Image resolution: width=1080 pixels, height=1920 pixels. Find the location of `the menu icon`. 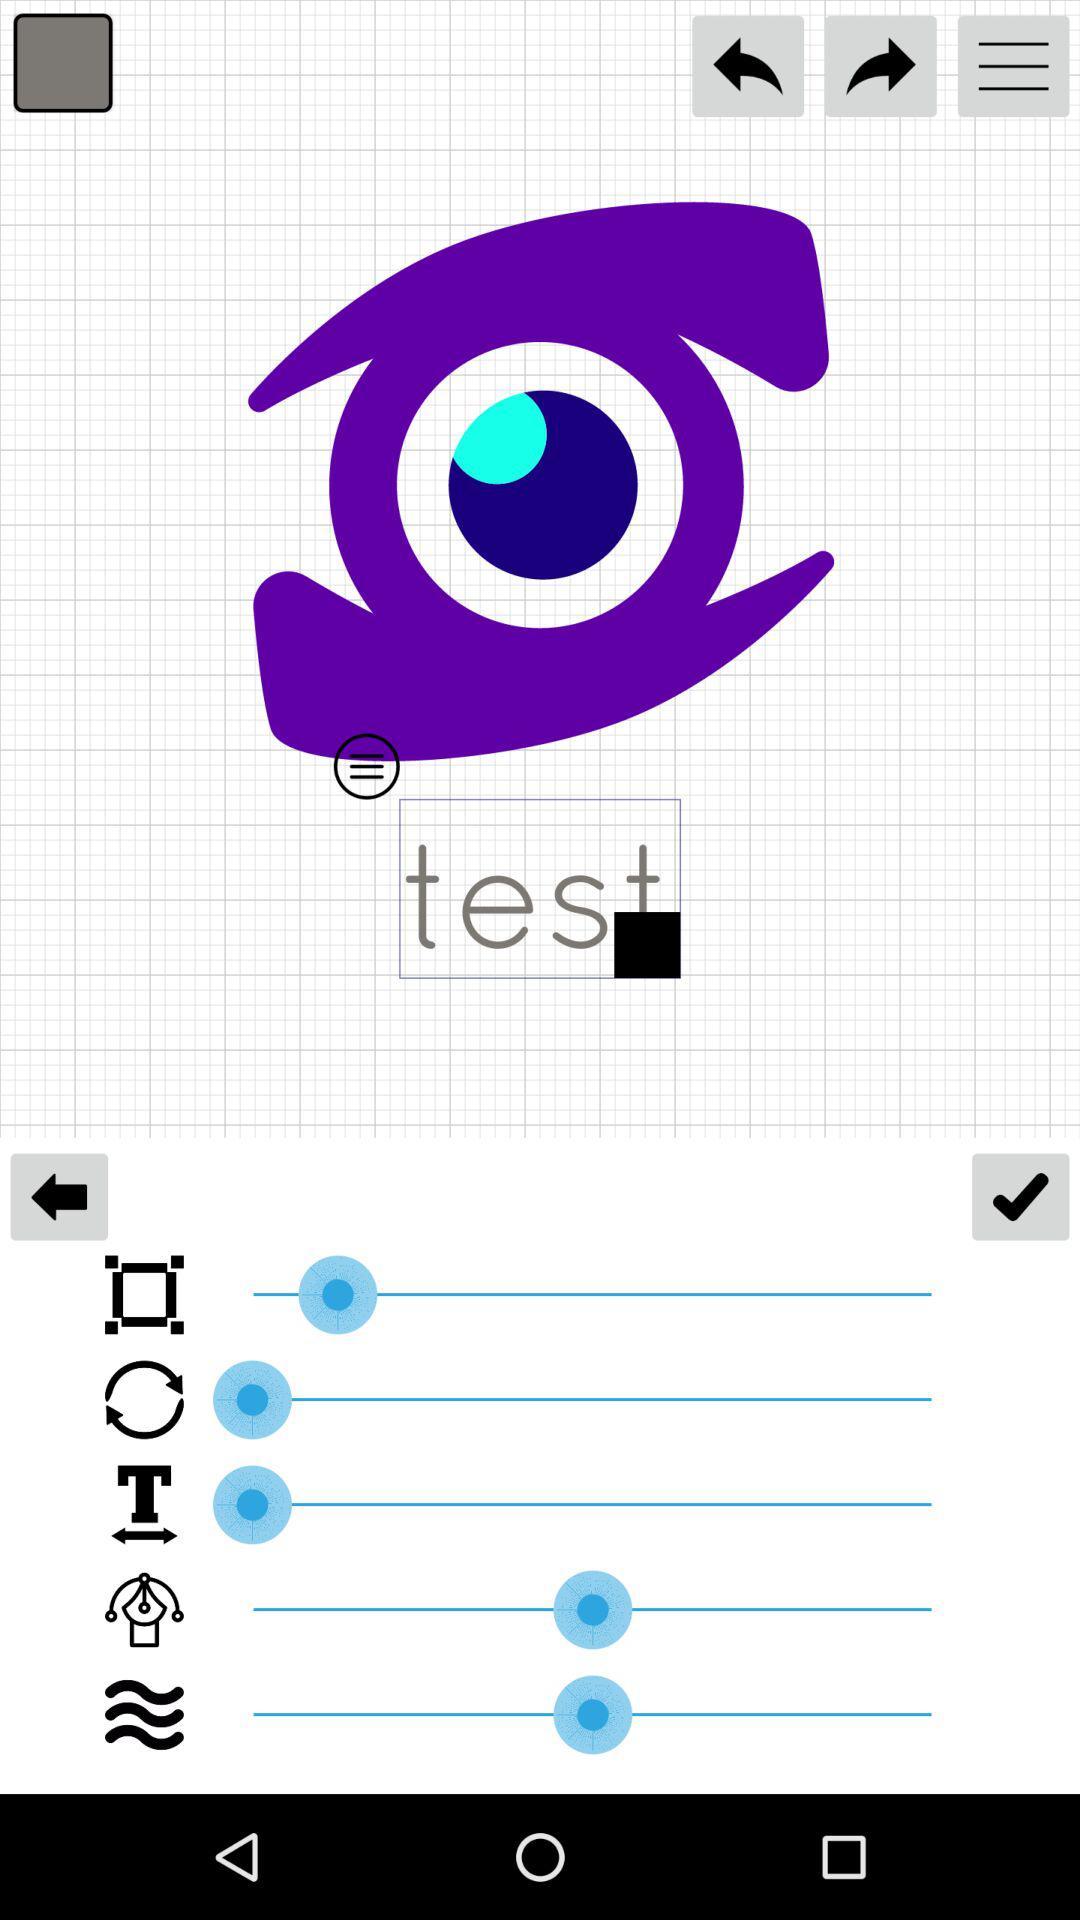

the menu icon is located at coordinates (1013, 66).